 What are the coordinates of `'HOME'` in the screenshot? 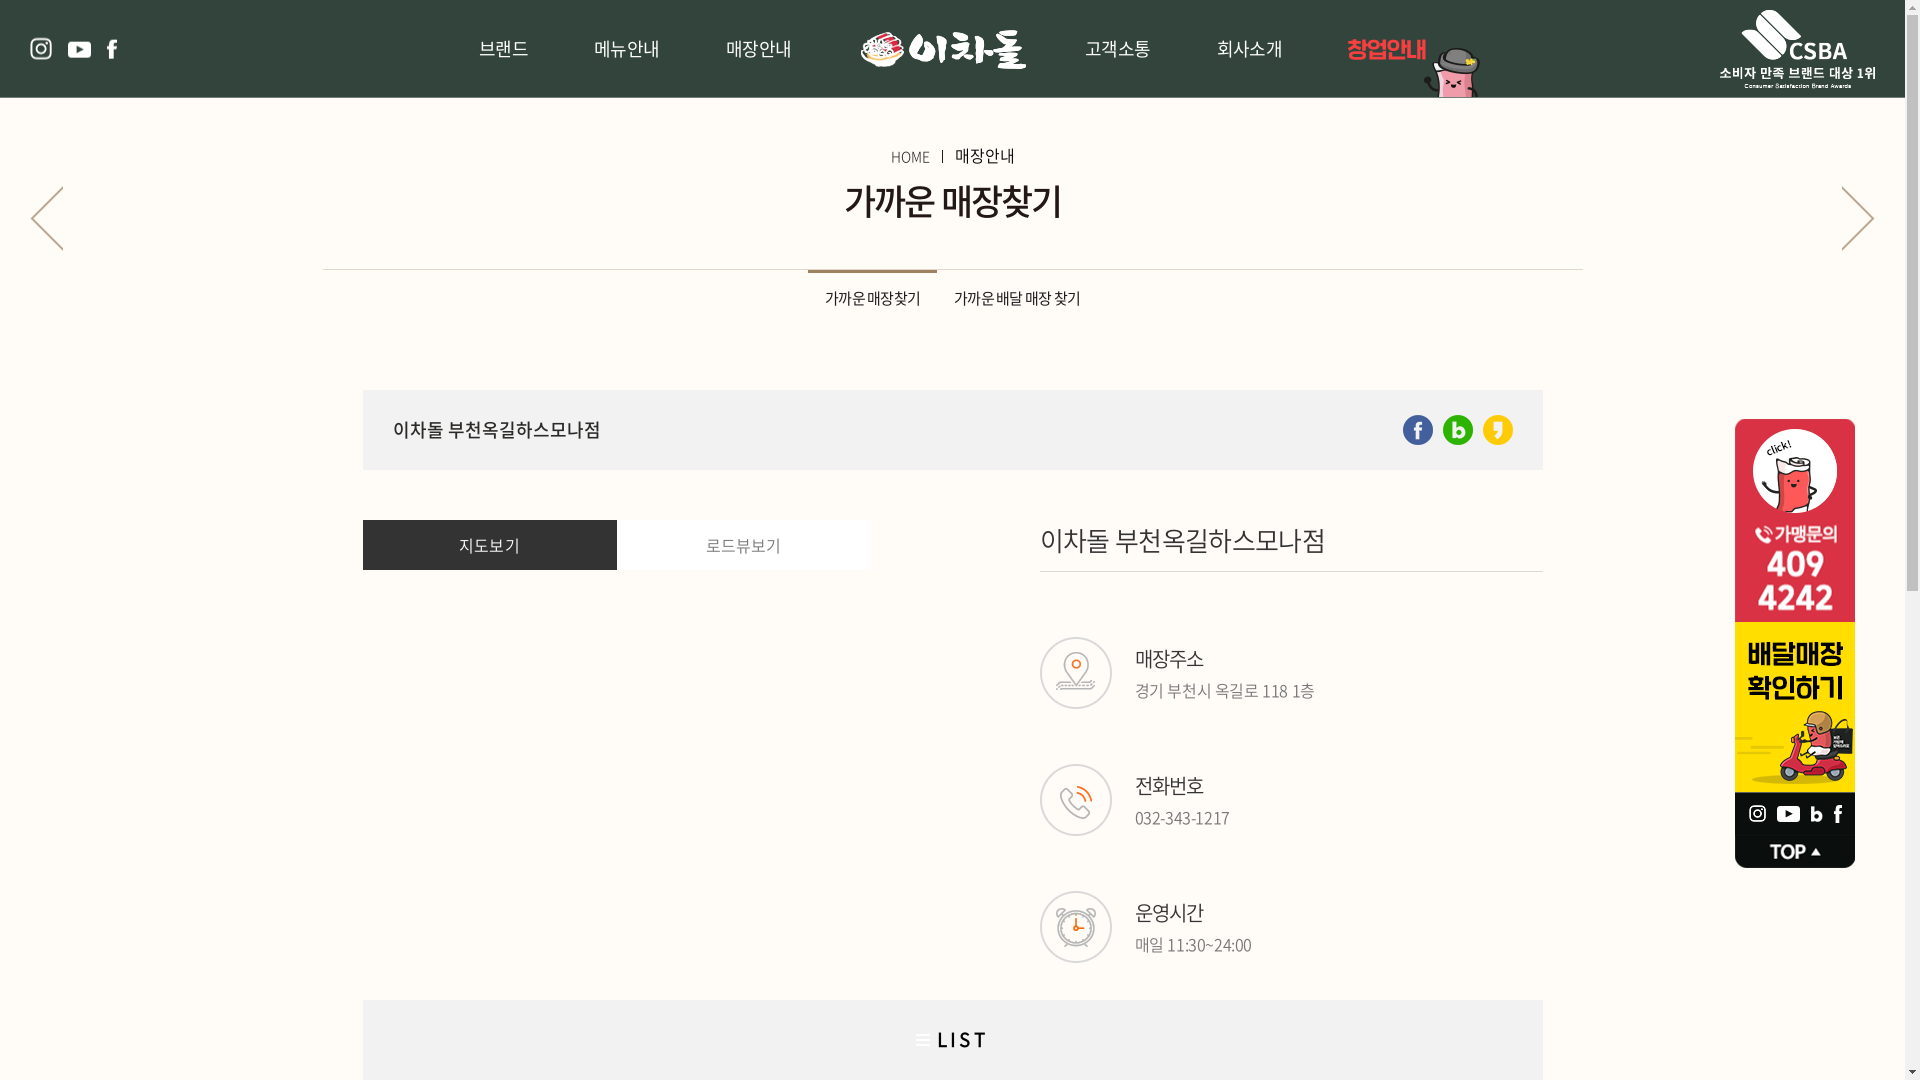 It's located at (908, 154).